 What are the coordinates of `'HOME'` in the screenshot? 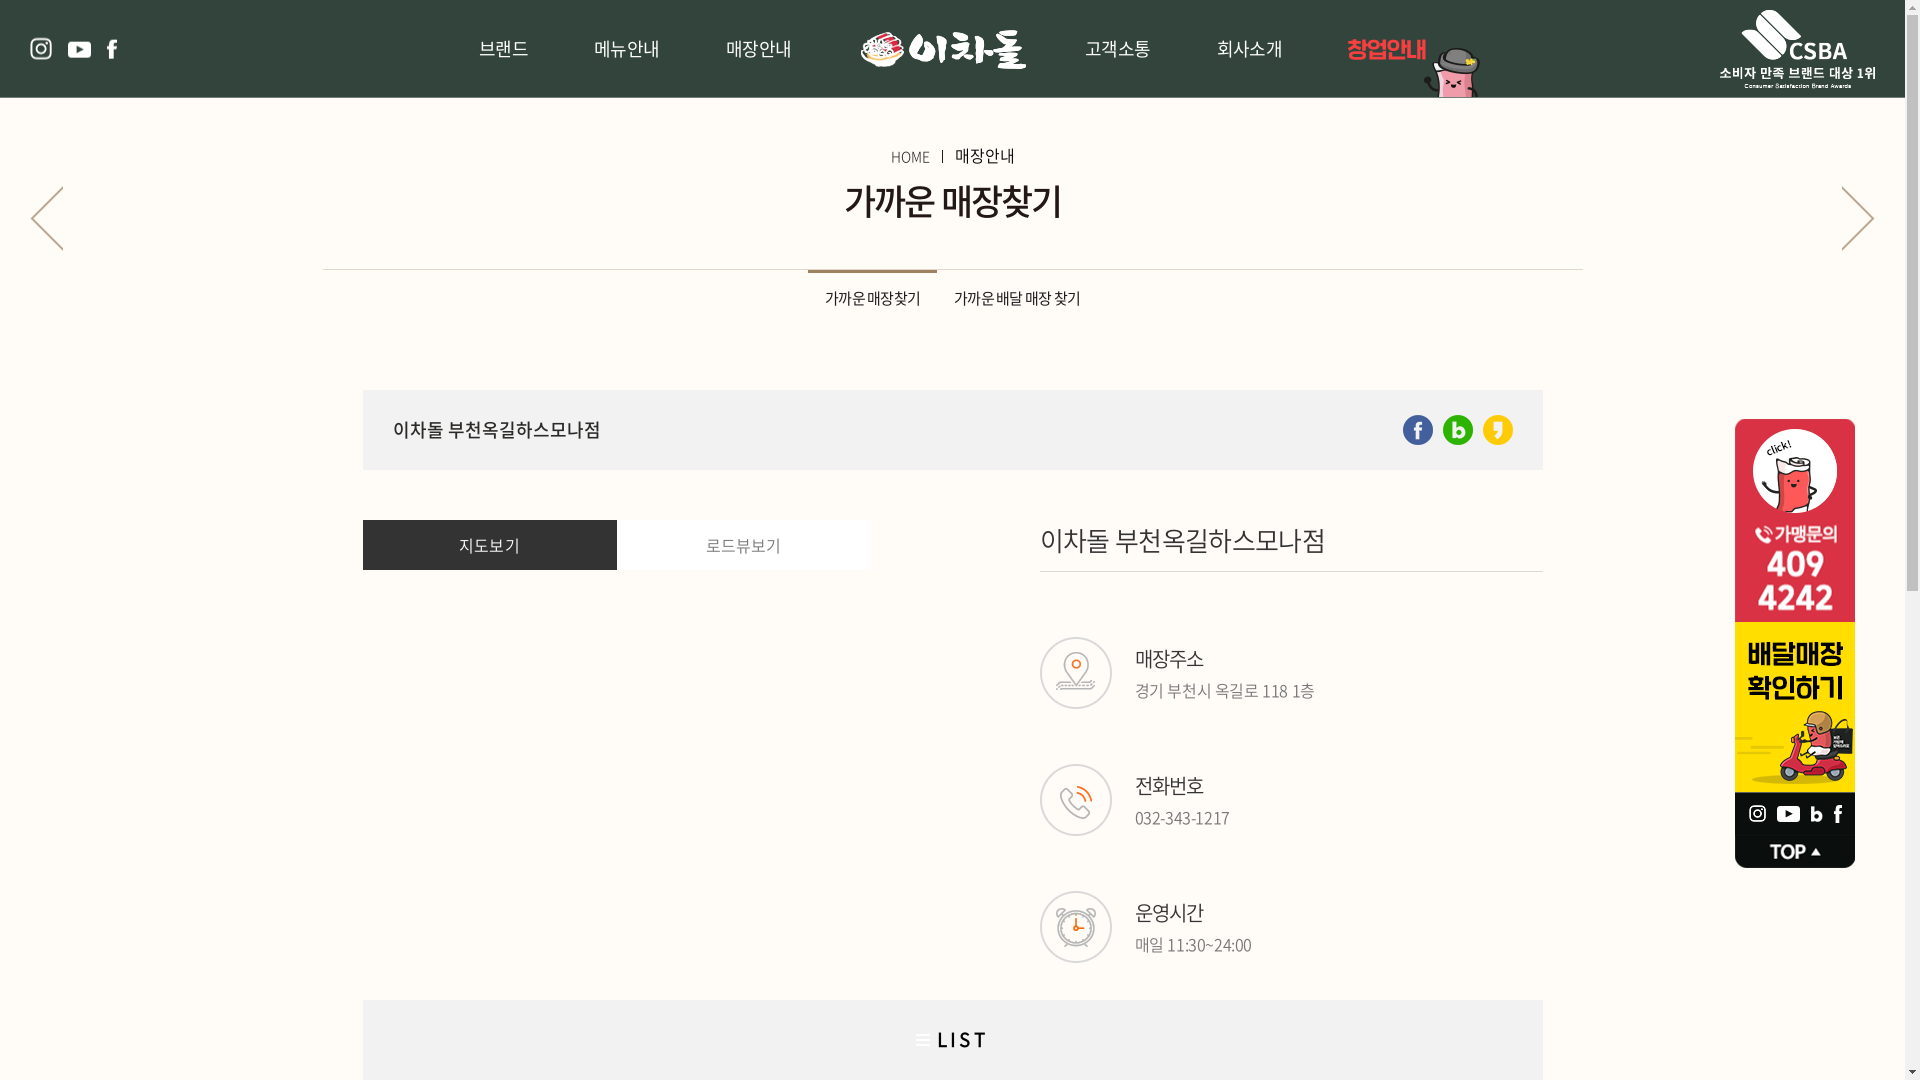 It's located at (908, 154).